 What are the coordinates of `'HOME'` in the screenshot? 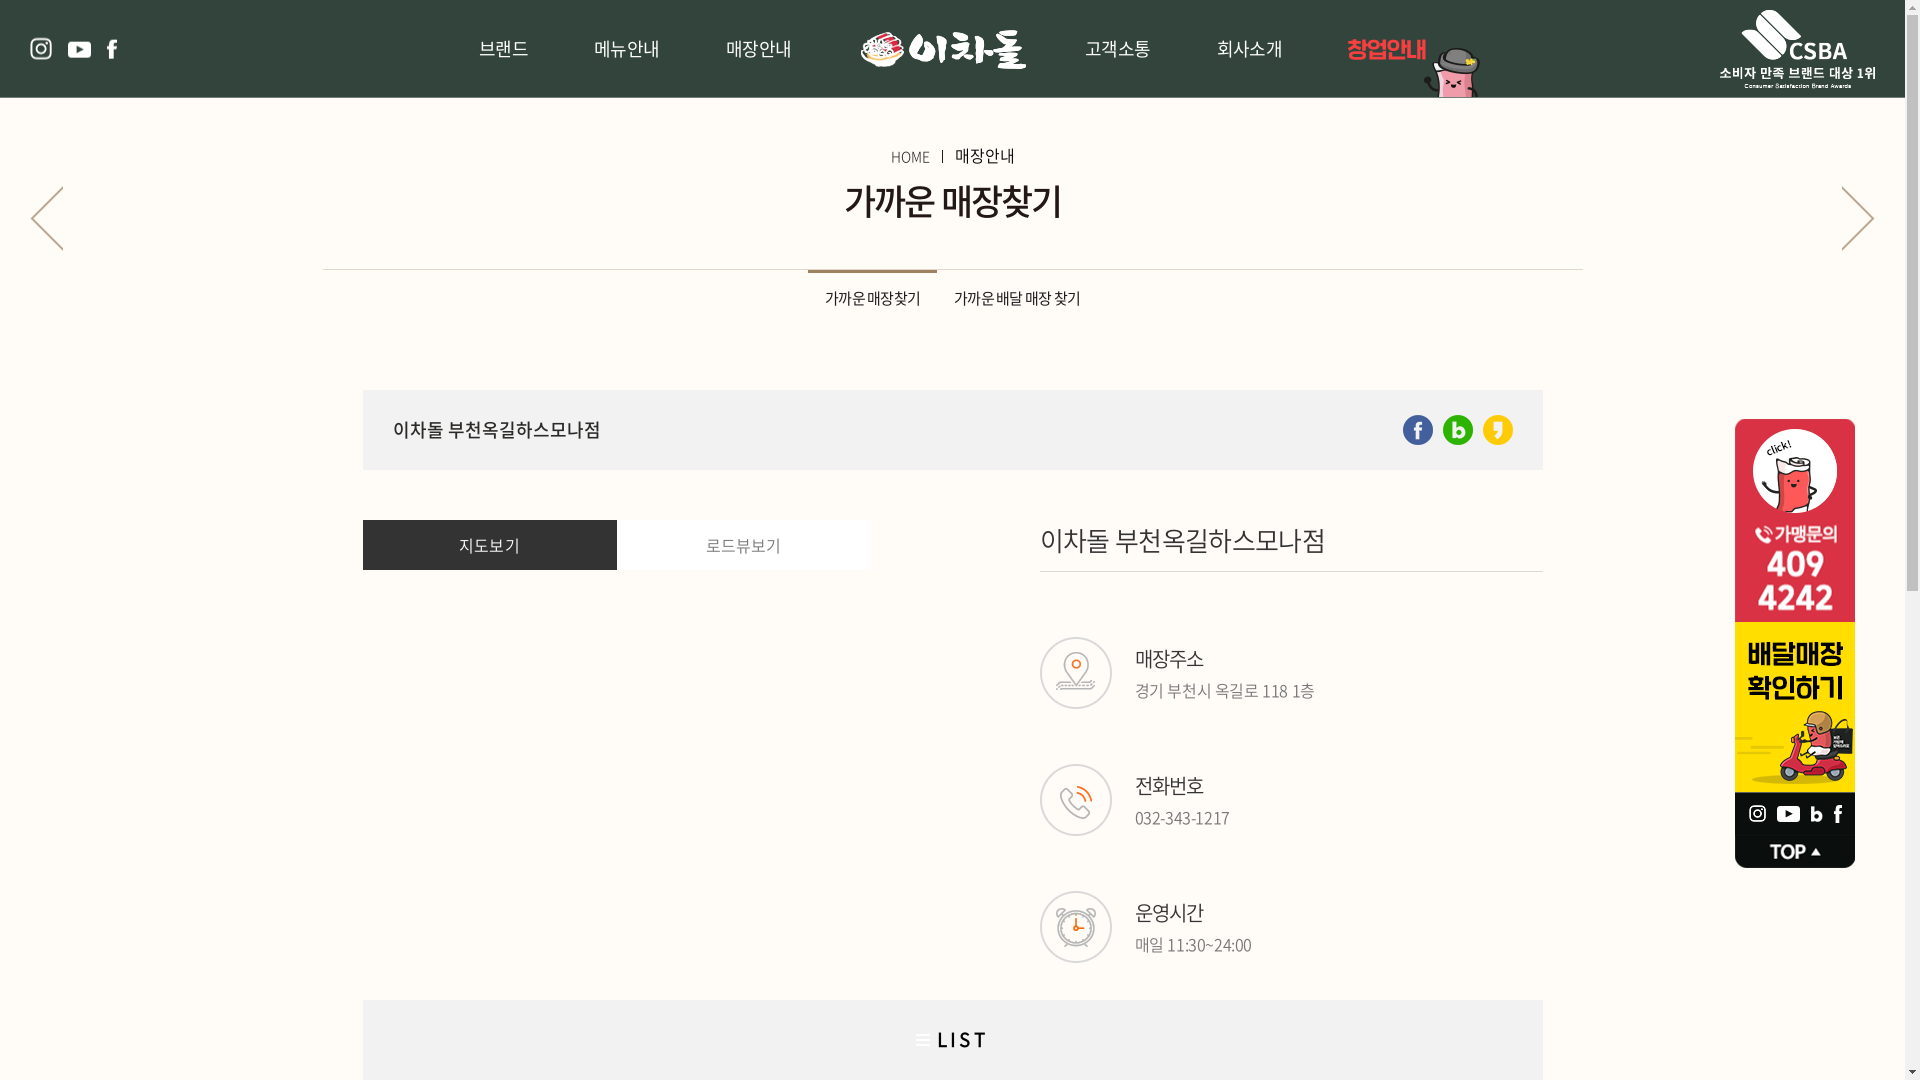 It's located at (908, 154).